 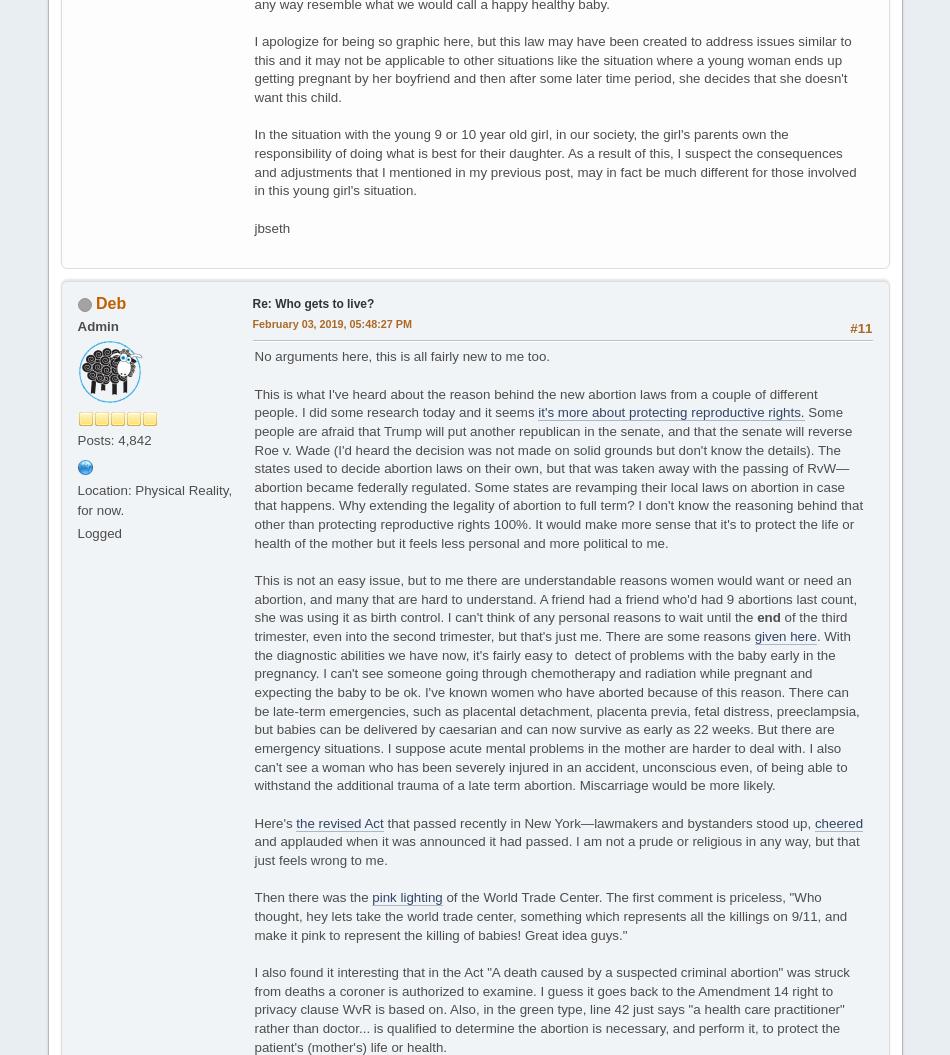 I want to click on '#11', so click(x=859, y=327).